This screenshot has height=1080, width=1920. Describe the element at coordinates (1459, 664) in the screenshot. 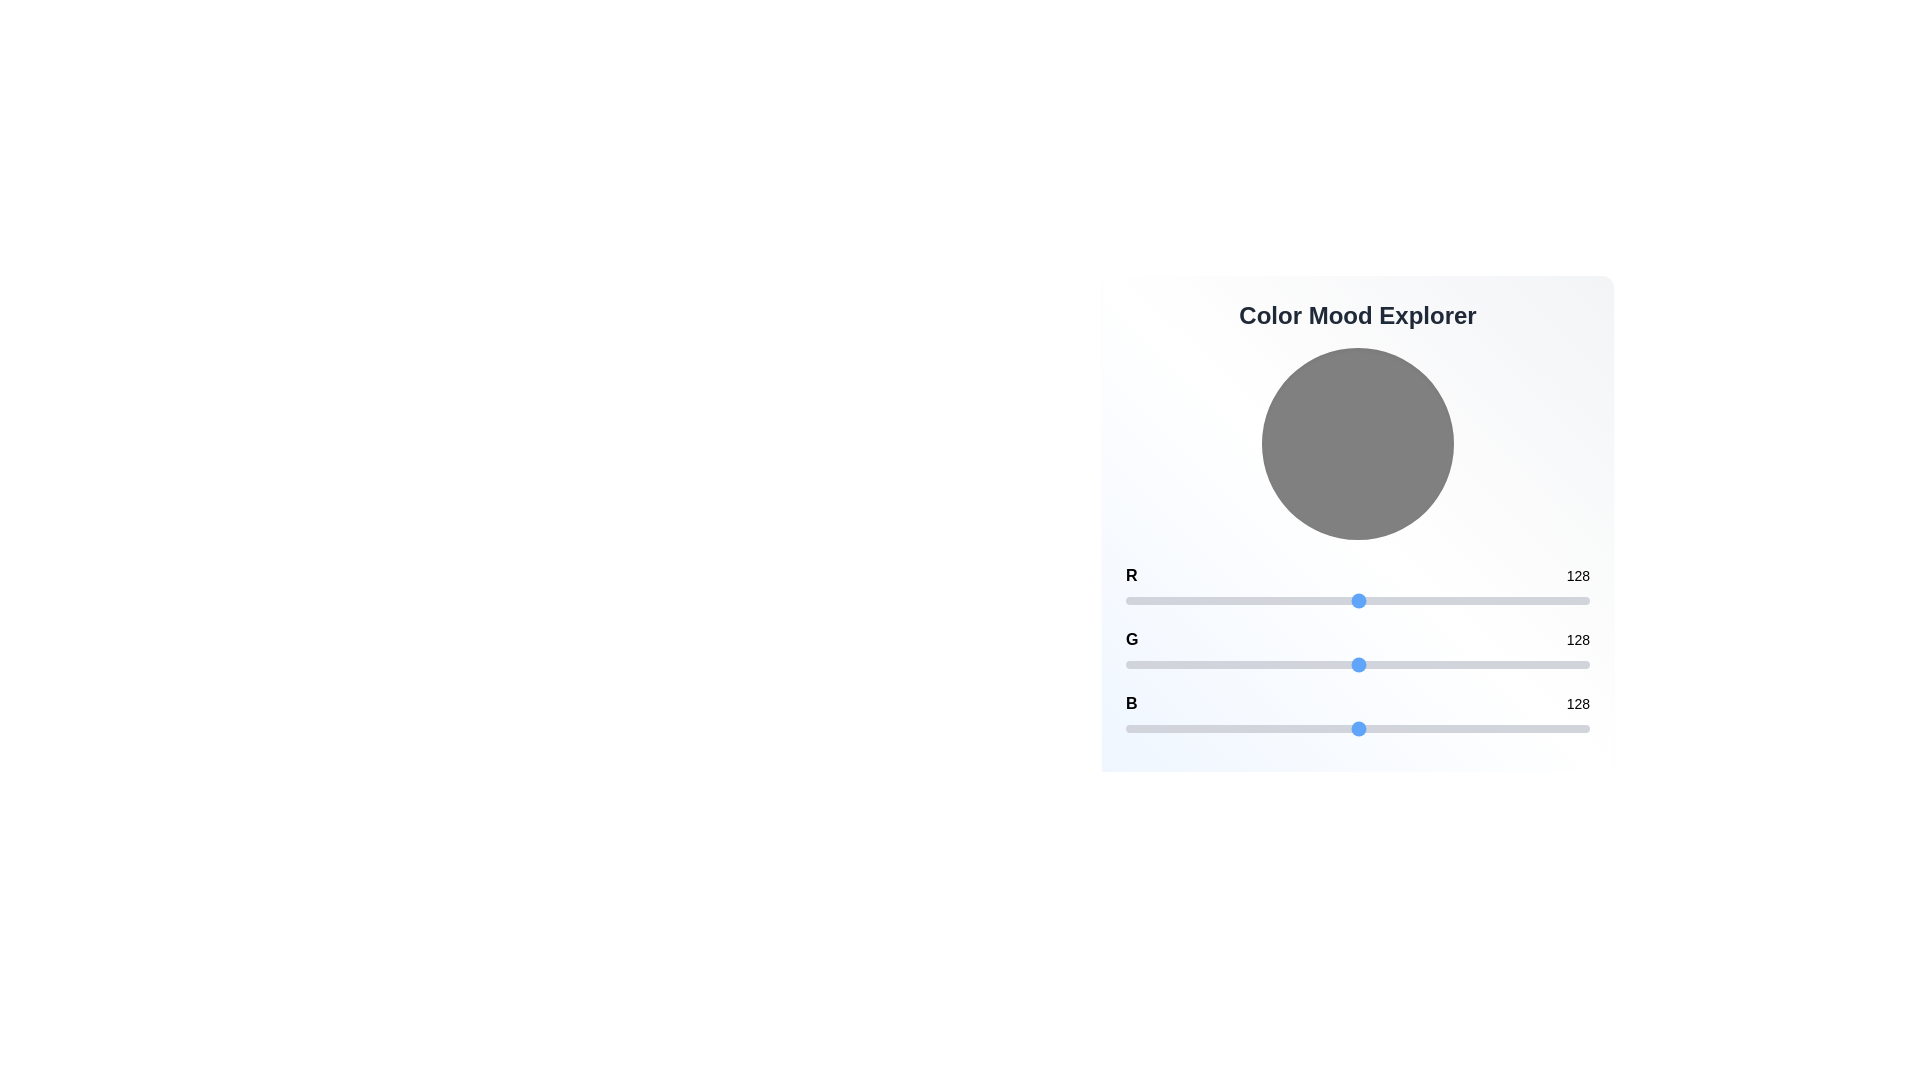

I see `the green color channel slider to 183` at that location.